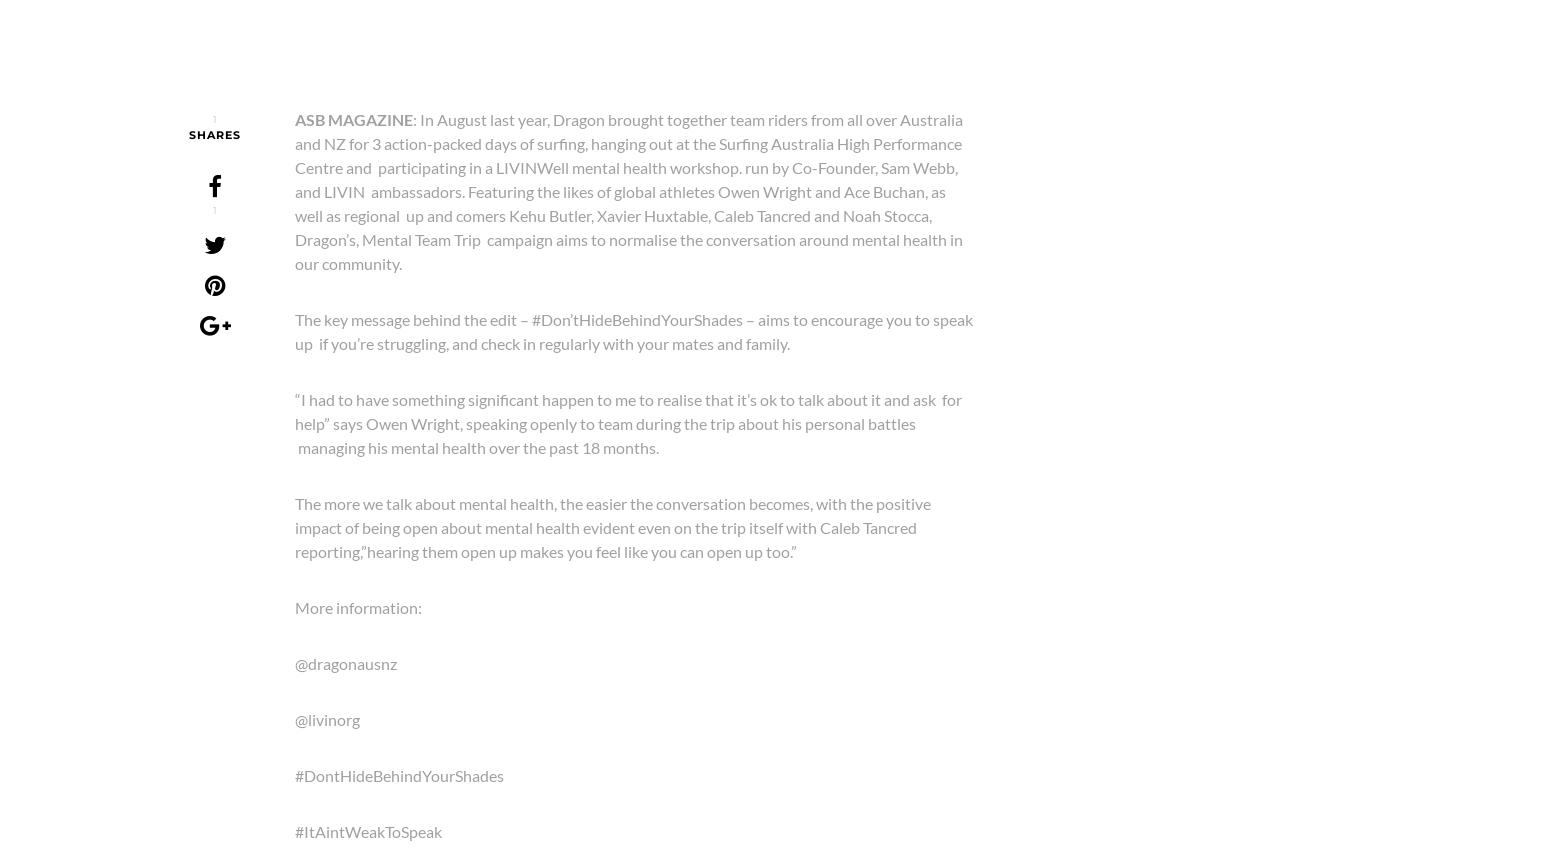 This screenshot has height=853, width=1550. What do you see at coordinates (344, 661) in the screenshot?
I see `'@dragonausnz'` at bounding box center [344, 661].